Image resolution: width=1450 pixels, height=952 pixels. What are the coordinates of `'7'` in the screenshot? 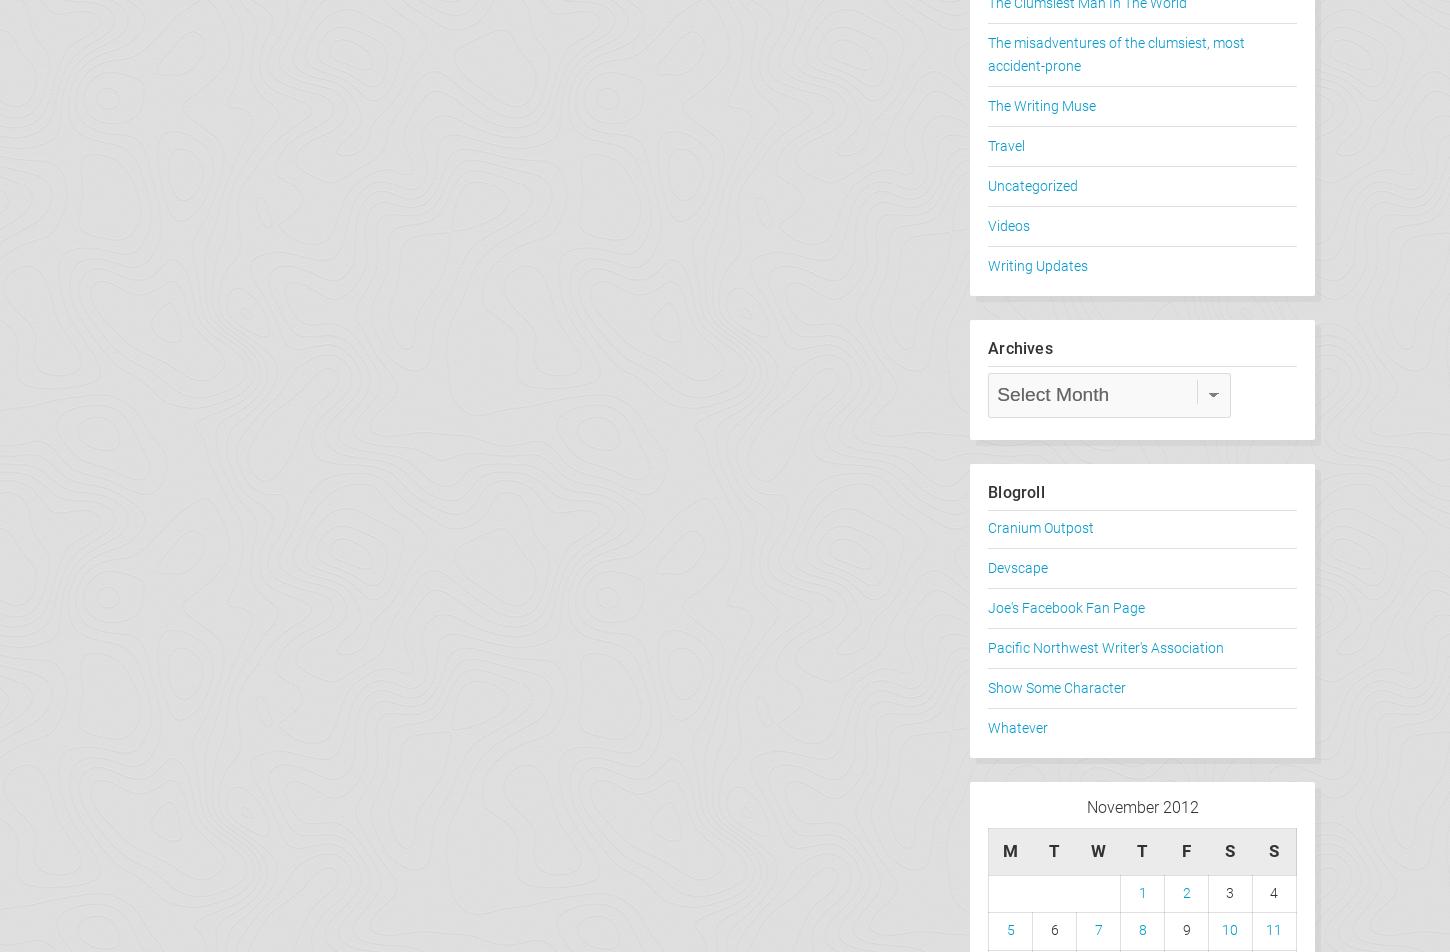 It's located at (1096, 930).